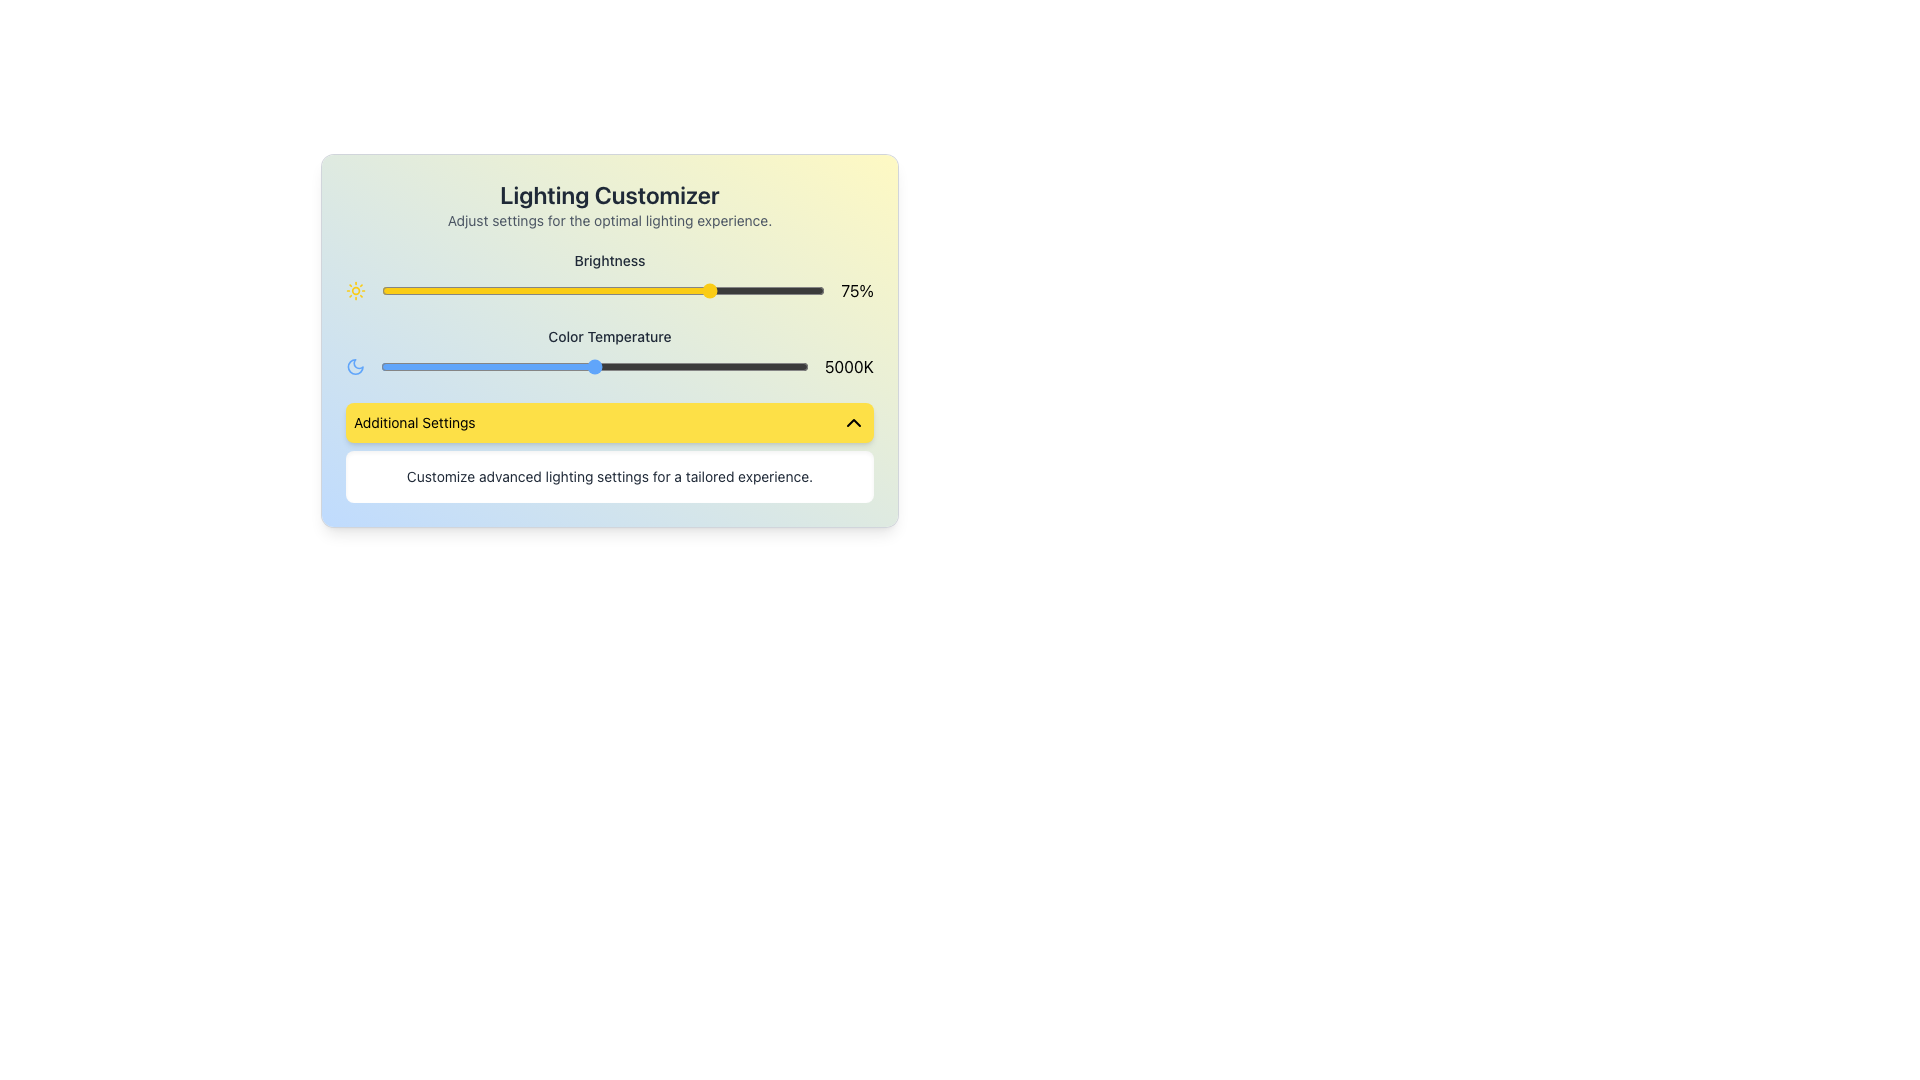  What do you see at coordinates (355, 366) in the screenshot?
I see `the nighttime theme icon located in the 'Color Temperature' section, to the left of the slider and the '5000K' label` at bounding box center [355, 366].